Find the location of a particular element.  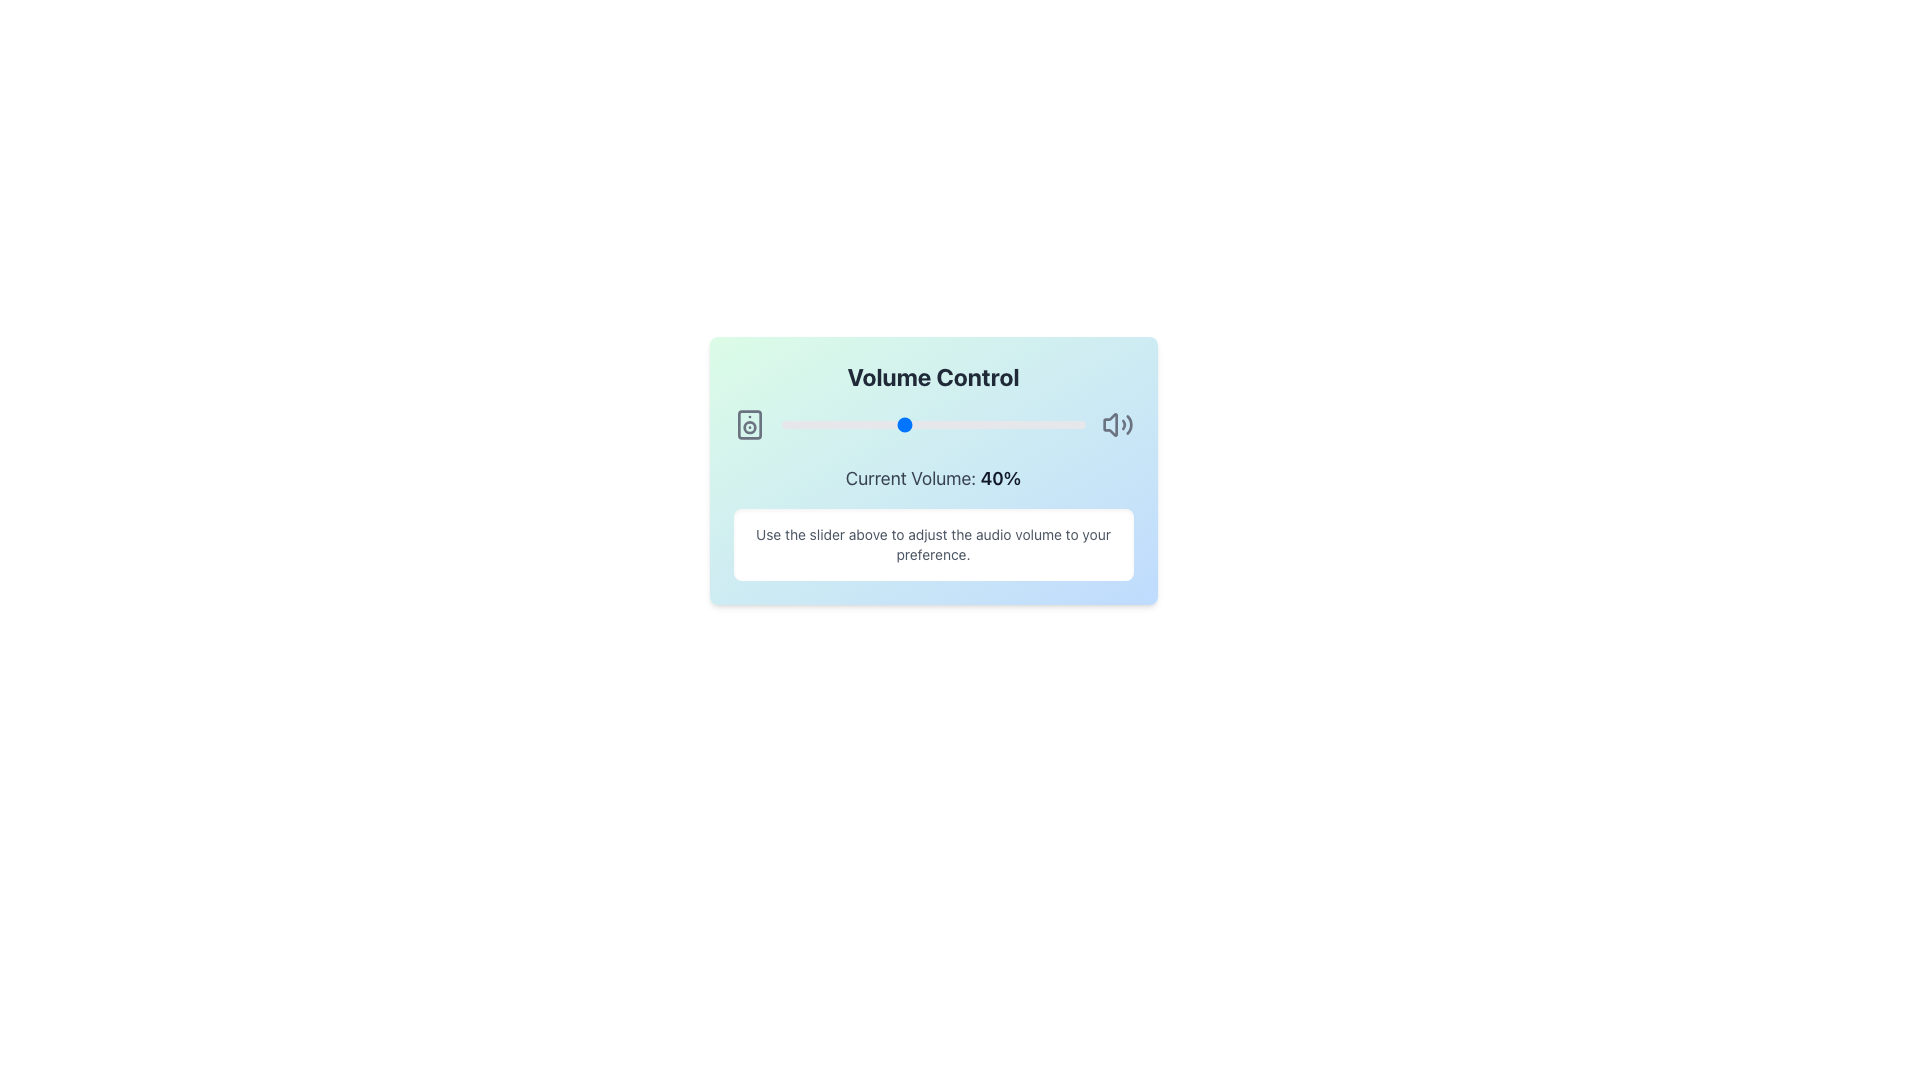

the rectangular SVG graphical element with rounded corners inside the speaker icon located in the top-left corner of the volume control interface to focus is located at coordinates (748, 423).